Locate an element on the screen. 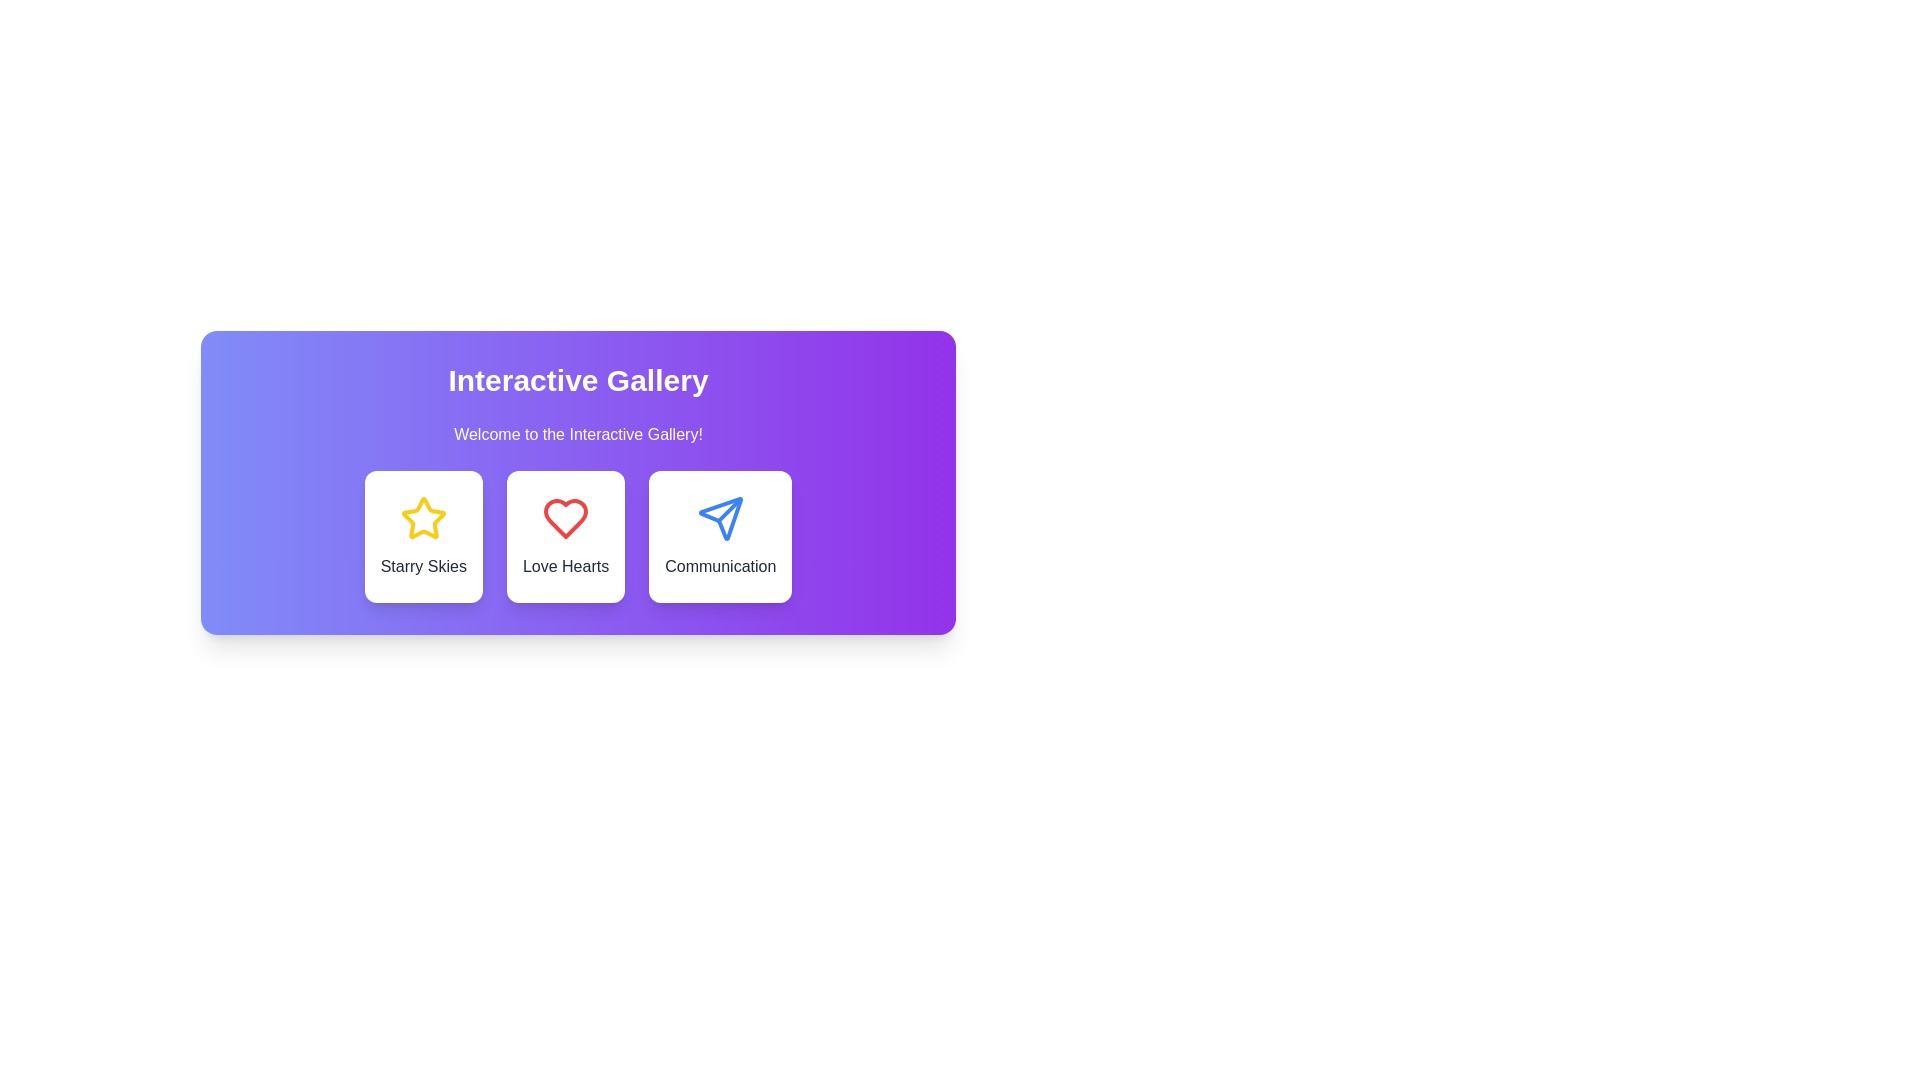 Image resolution: width=1920 pixels, height=1080 pixels. the text label located in the second card of the Interactive Gallery section, which is positioned directly beneath a heart icon is located at coordinates (565, 567).